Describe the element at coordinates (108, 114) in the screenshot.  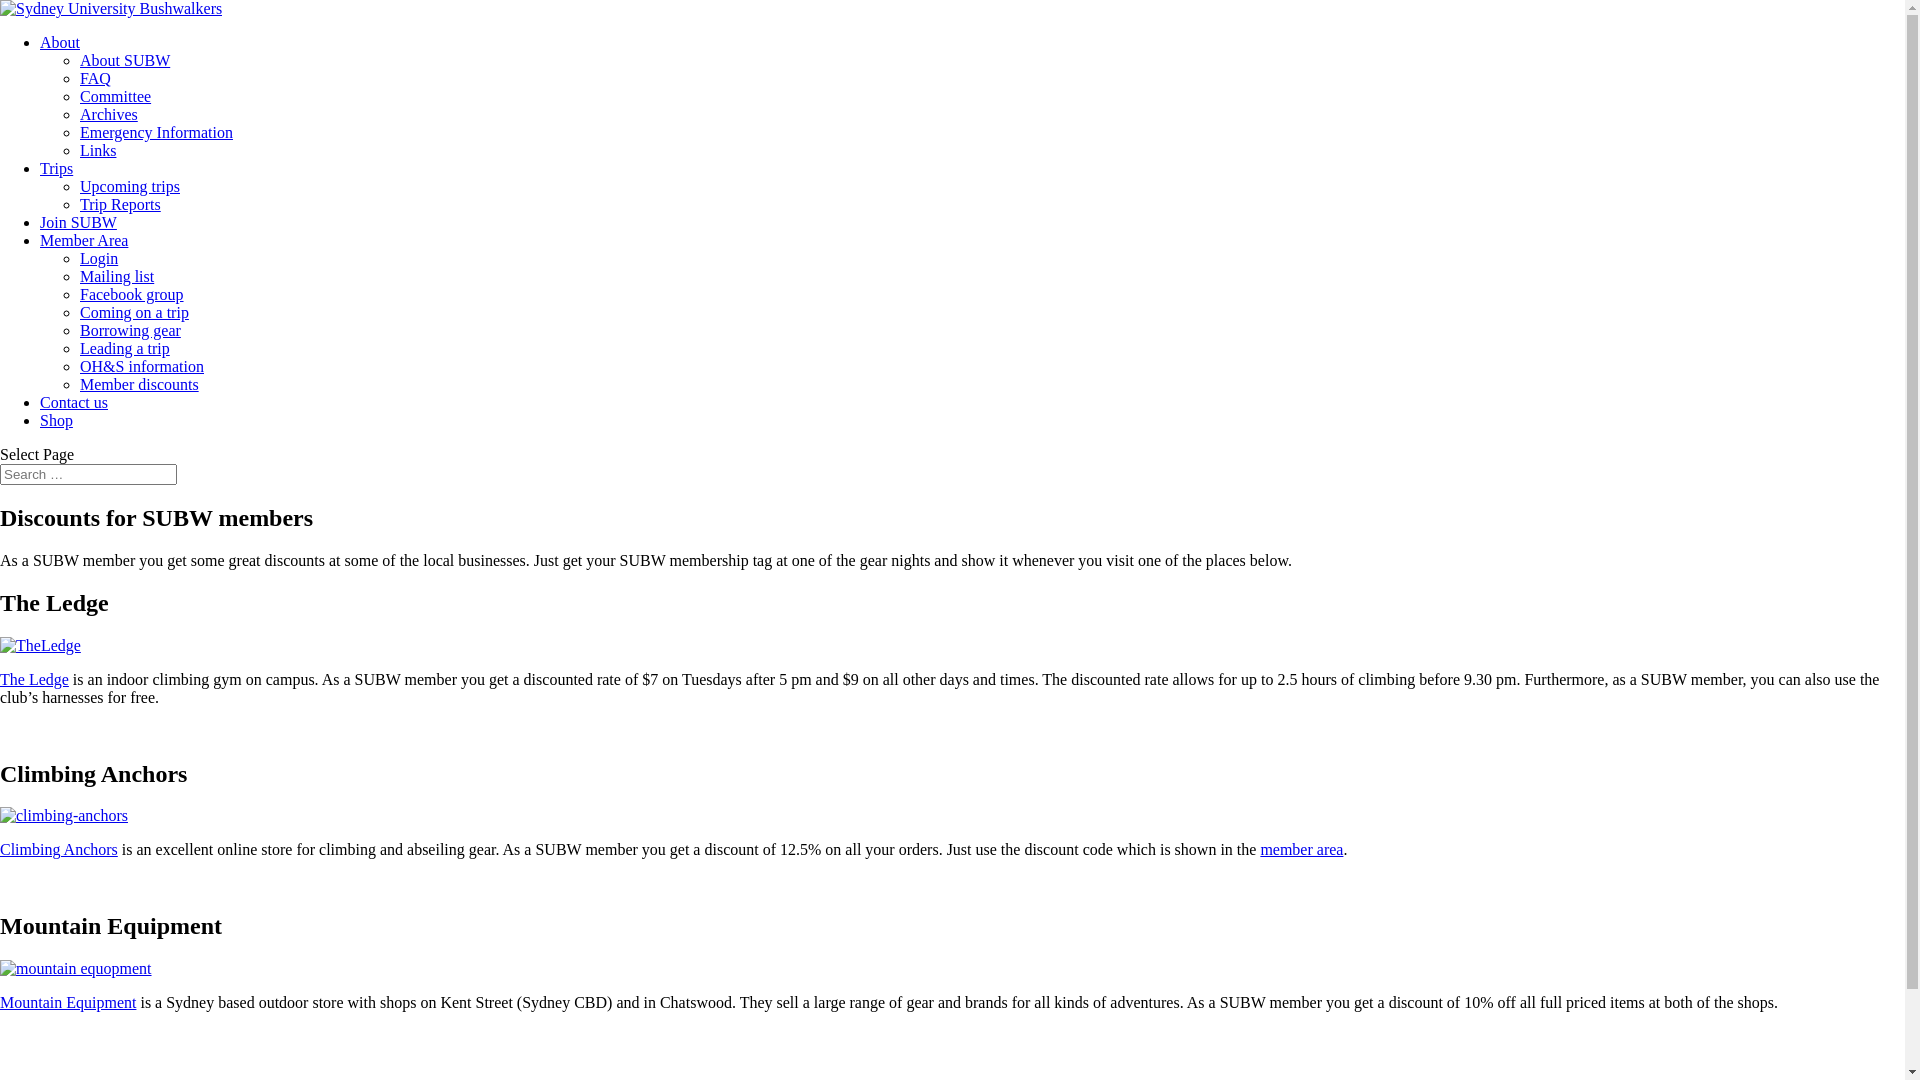
I see `'Archives'` at that location.